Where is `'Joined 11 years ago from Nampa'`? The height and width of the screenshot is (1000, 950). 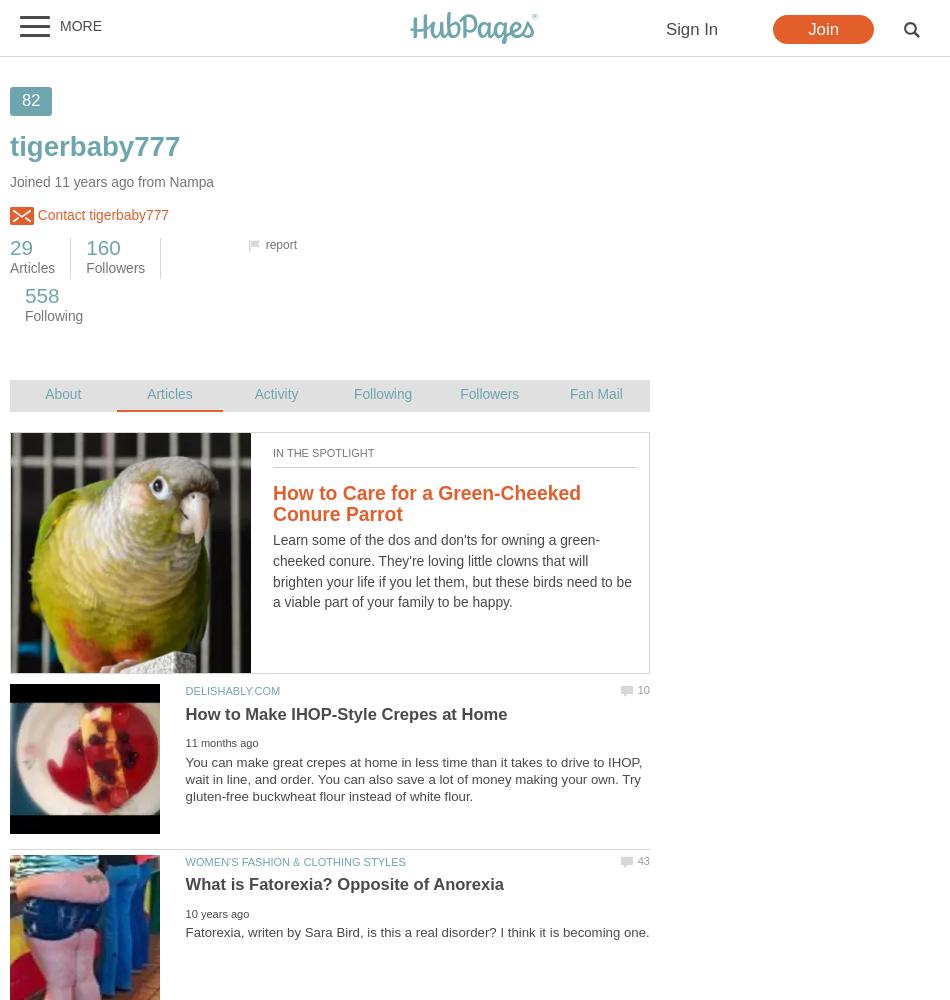
'Joined 11 years ago from Nampa' is located at coordinates (112, 182).